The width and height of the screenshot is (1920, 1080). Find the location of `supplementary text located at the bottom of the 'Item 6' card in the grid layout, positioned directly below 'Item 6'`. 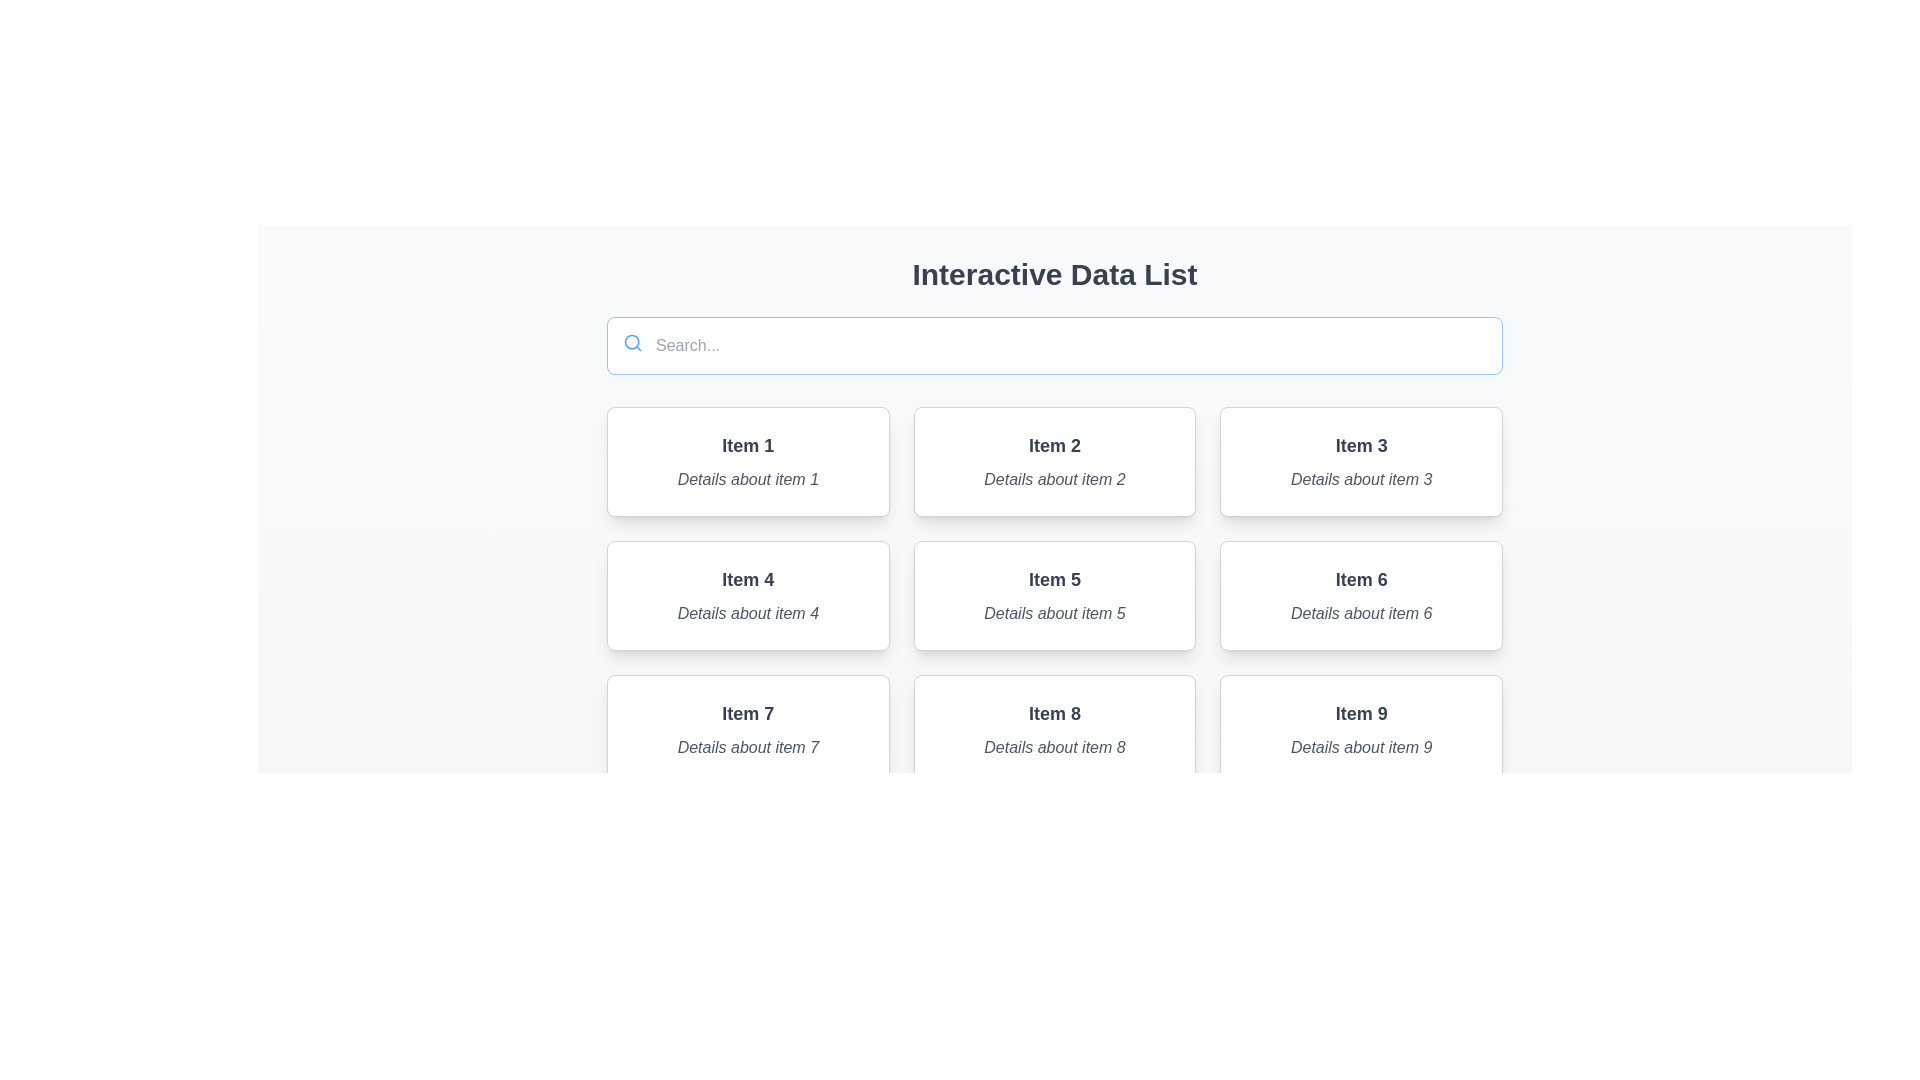

supplementary text located at the bottom of the 'Item 6' card in the grid layout, positioned directly below 'Item 6' is located at coordinates (1360, 612).